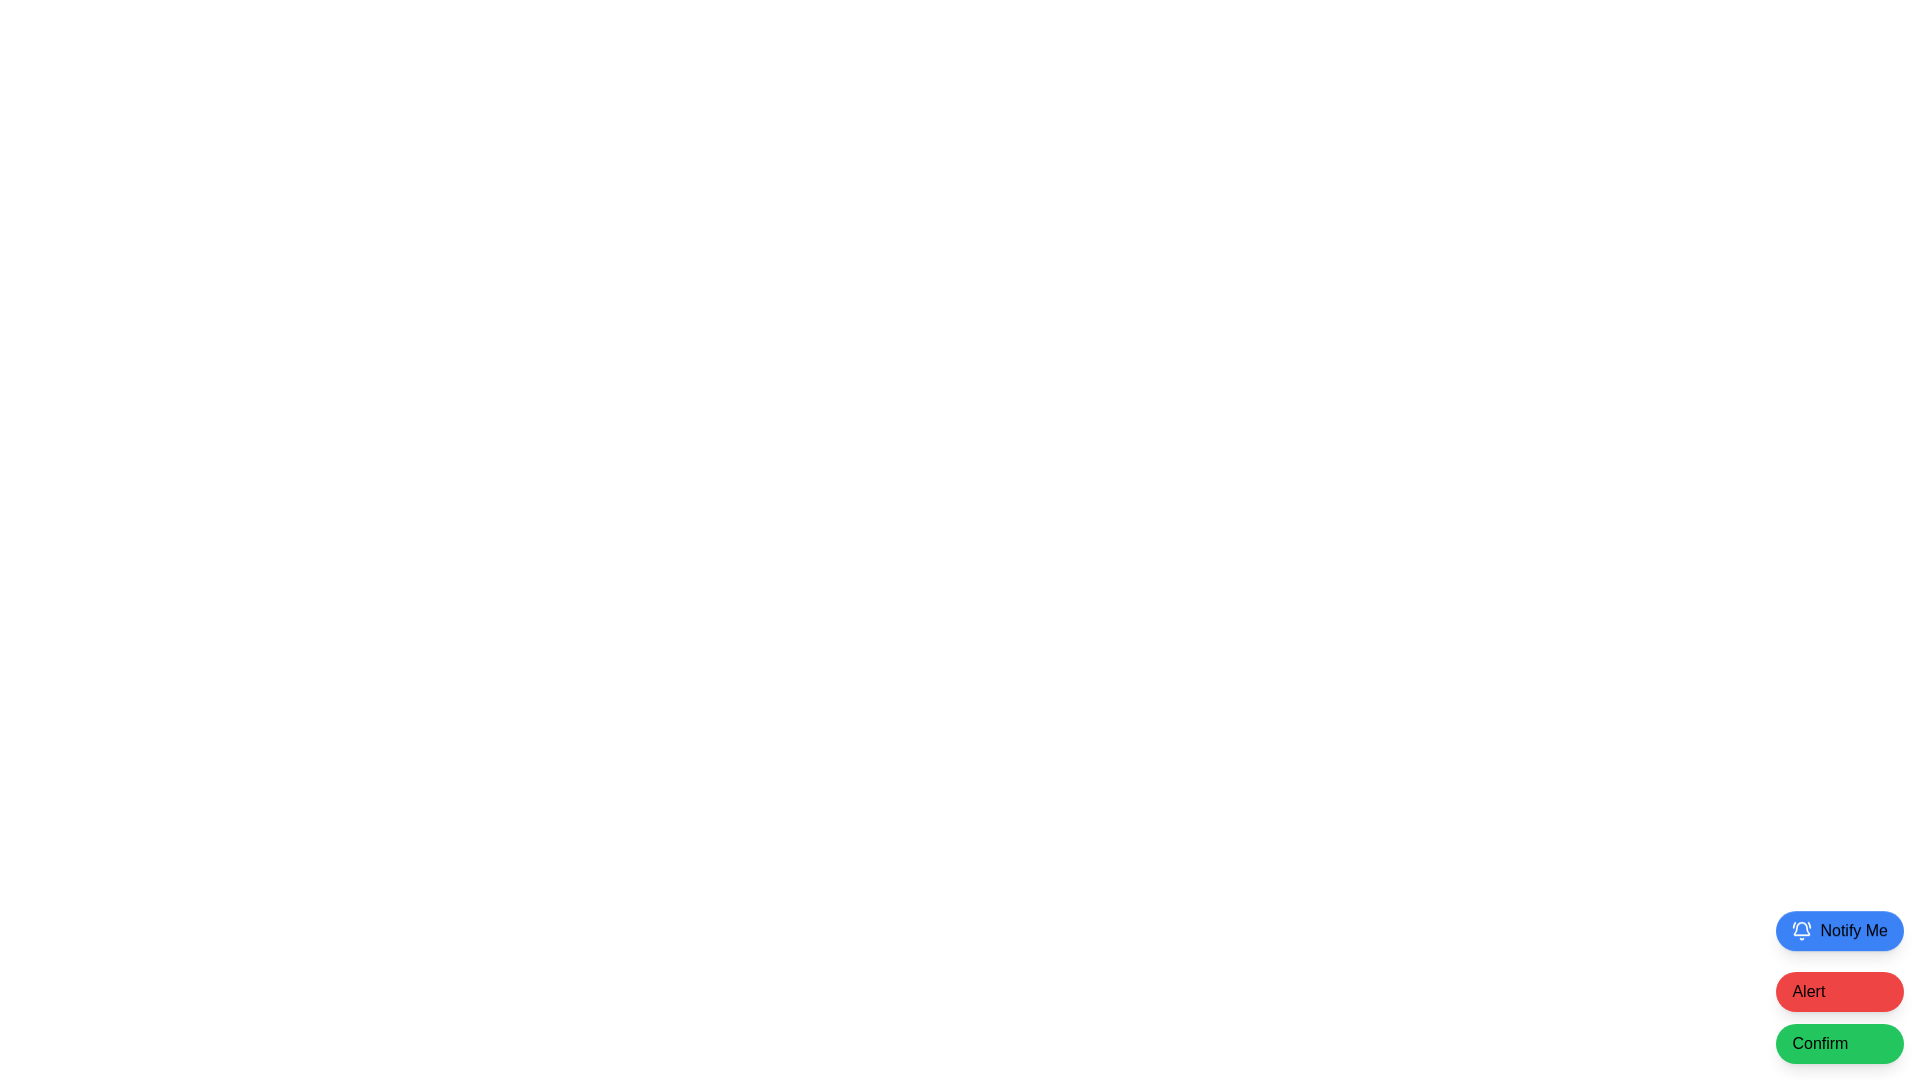  I want to click on the topmost button in the vertical arrangement of three buttons located at the bottom-right corner of the interface, so click(1840, 936).